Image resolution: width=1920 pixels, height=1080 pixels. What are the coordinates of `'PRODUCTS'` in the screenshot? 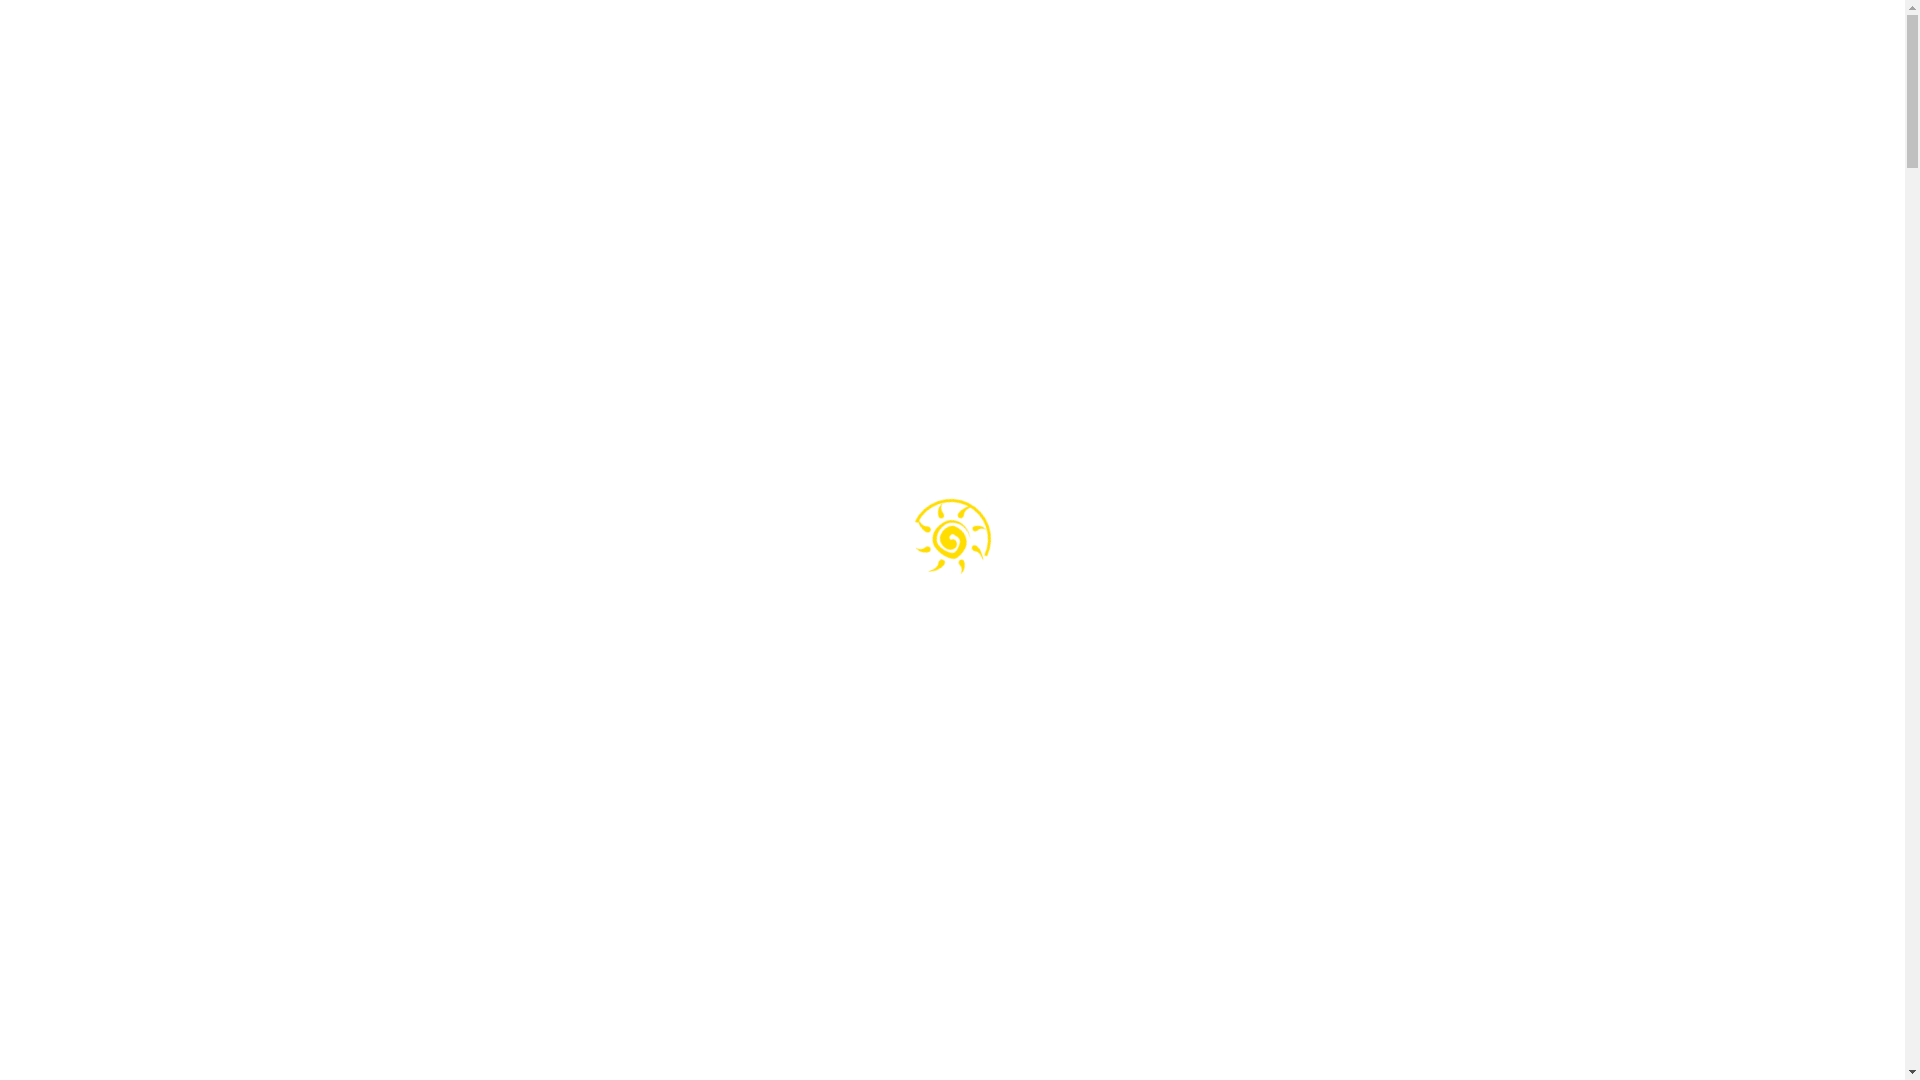 It's located at (1074, 55).